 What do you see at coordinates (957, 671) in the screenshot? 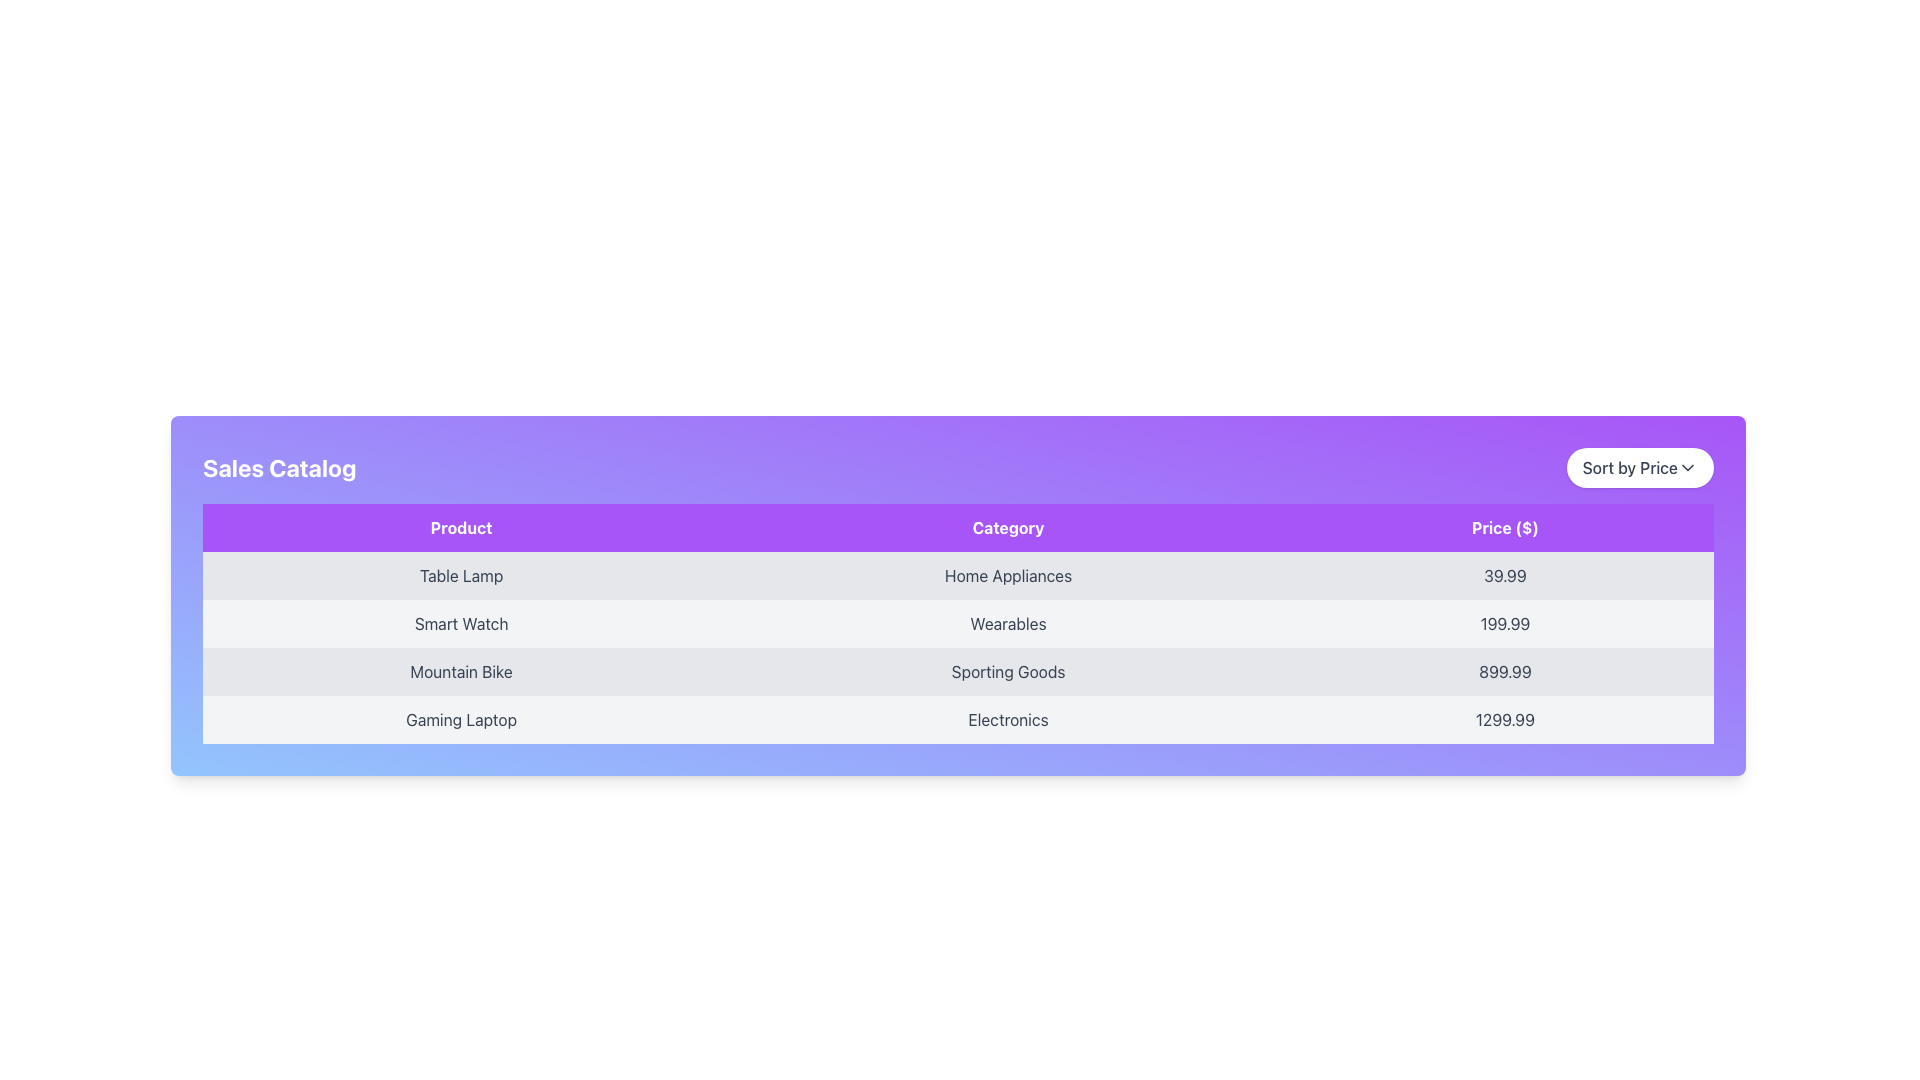
I see `the third row in the product catalog table, which displays 'Mountain Bike' under 'Product', 'Sporting Goods' under 'Category', and '899.99' under 'Price ($)'` at bounding box center [957, 671].